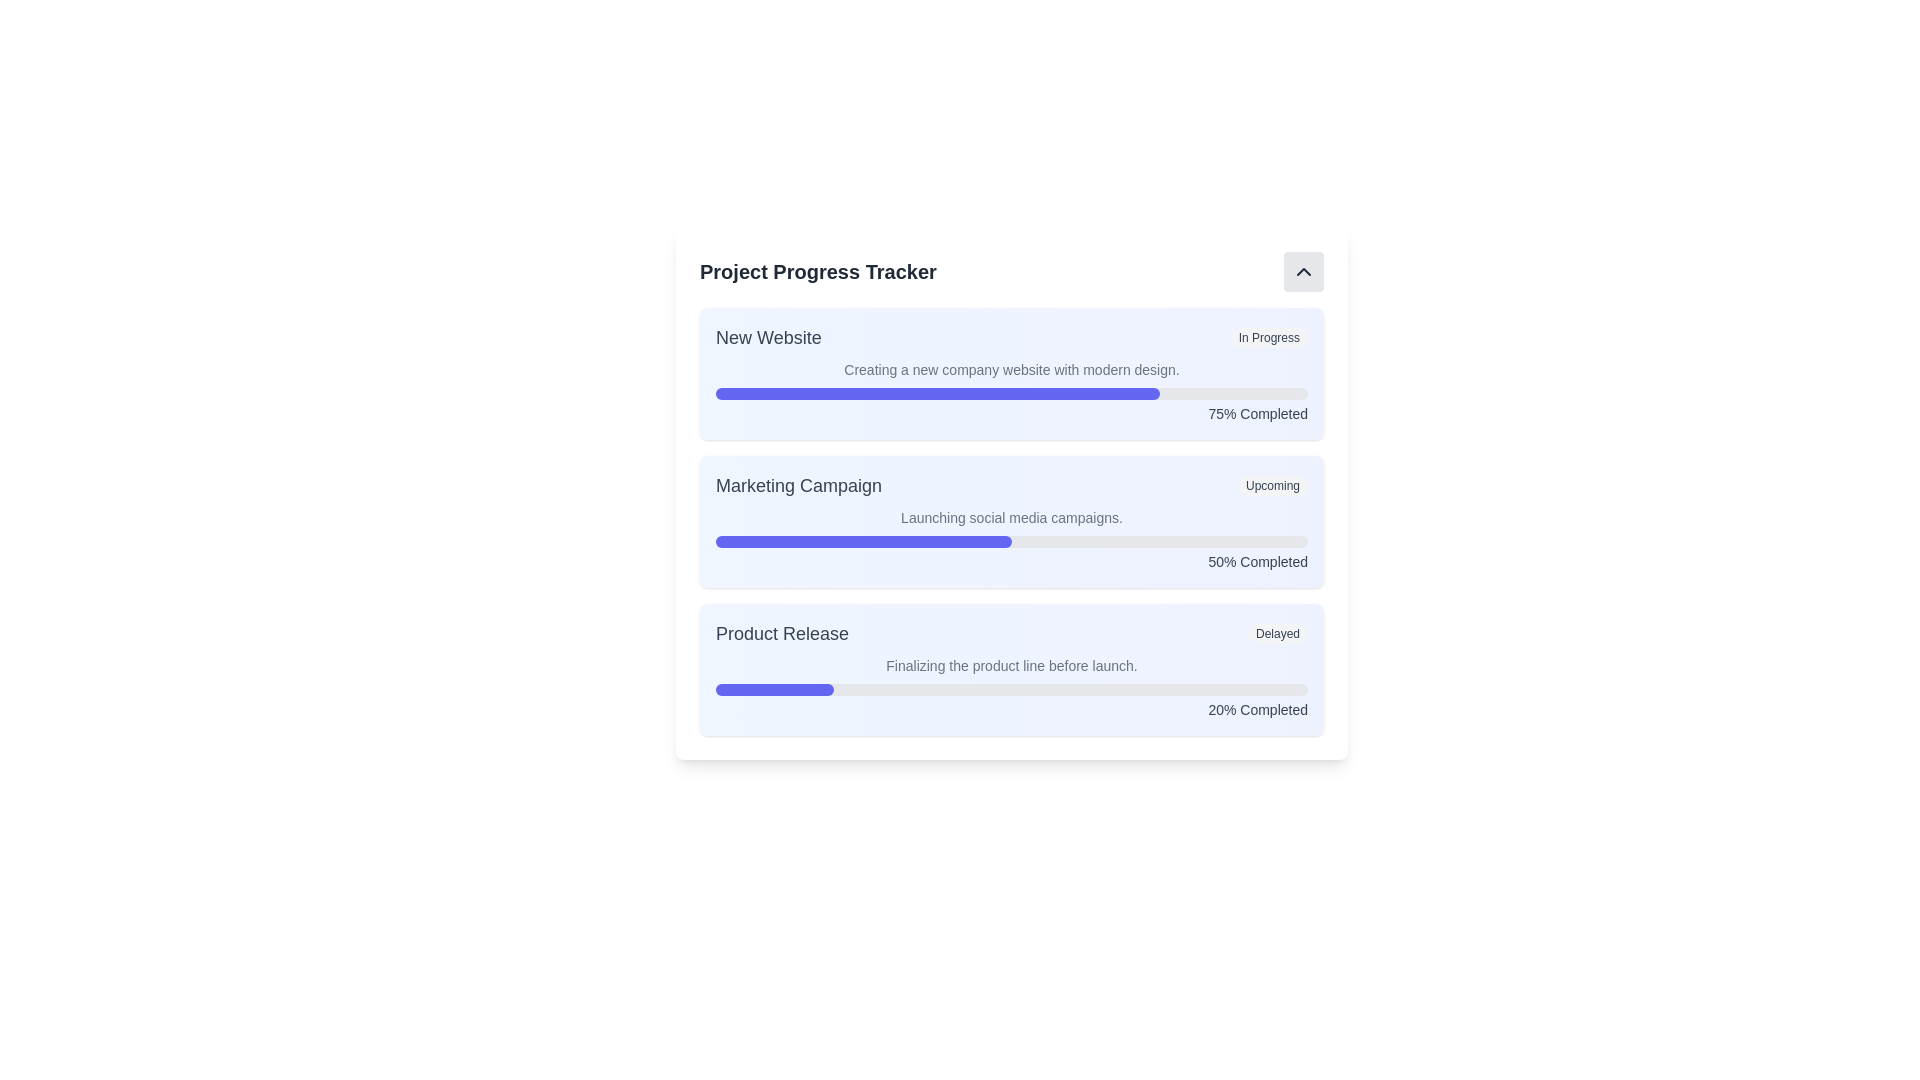  Describe the element at coordinates (774, 689) in the screenshot. I see `the progress bar segment that visually represents 20% progress of the 'Product Release' task, located within the third section of the vertical list of progress indicators` at that location.